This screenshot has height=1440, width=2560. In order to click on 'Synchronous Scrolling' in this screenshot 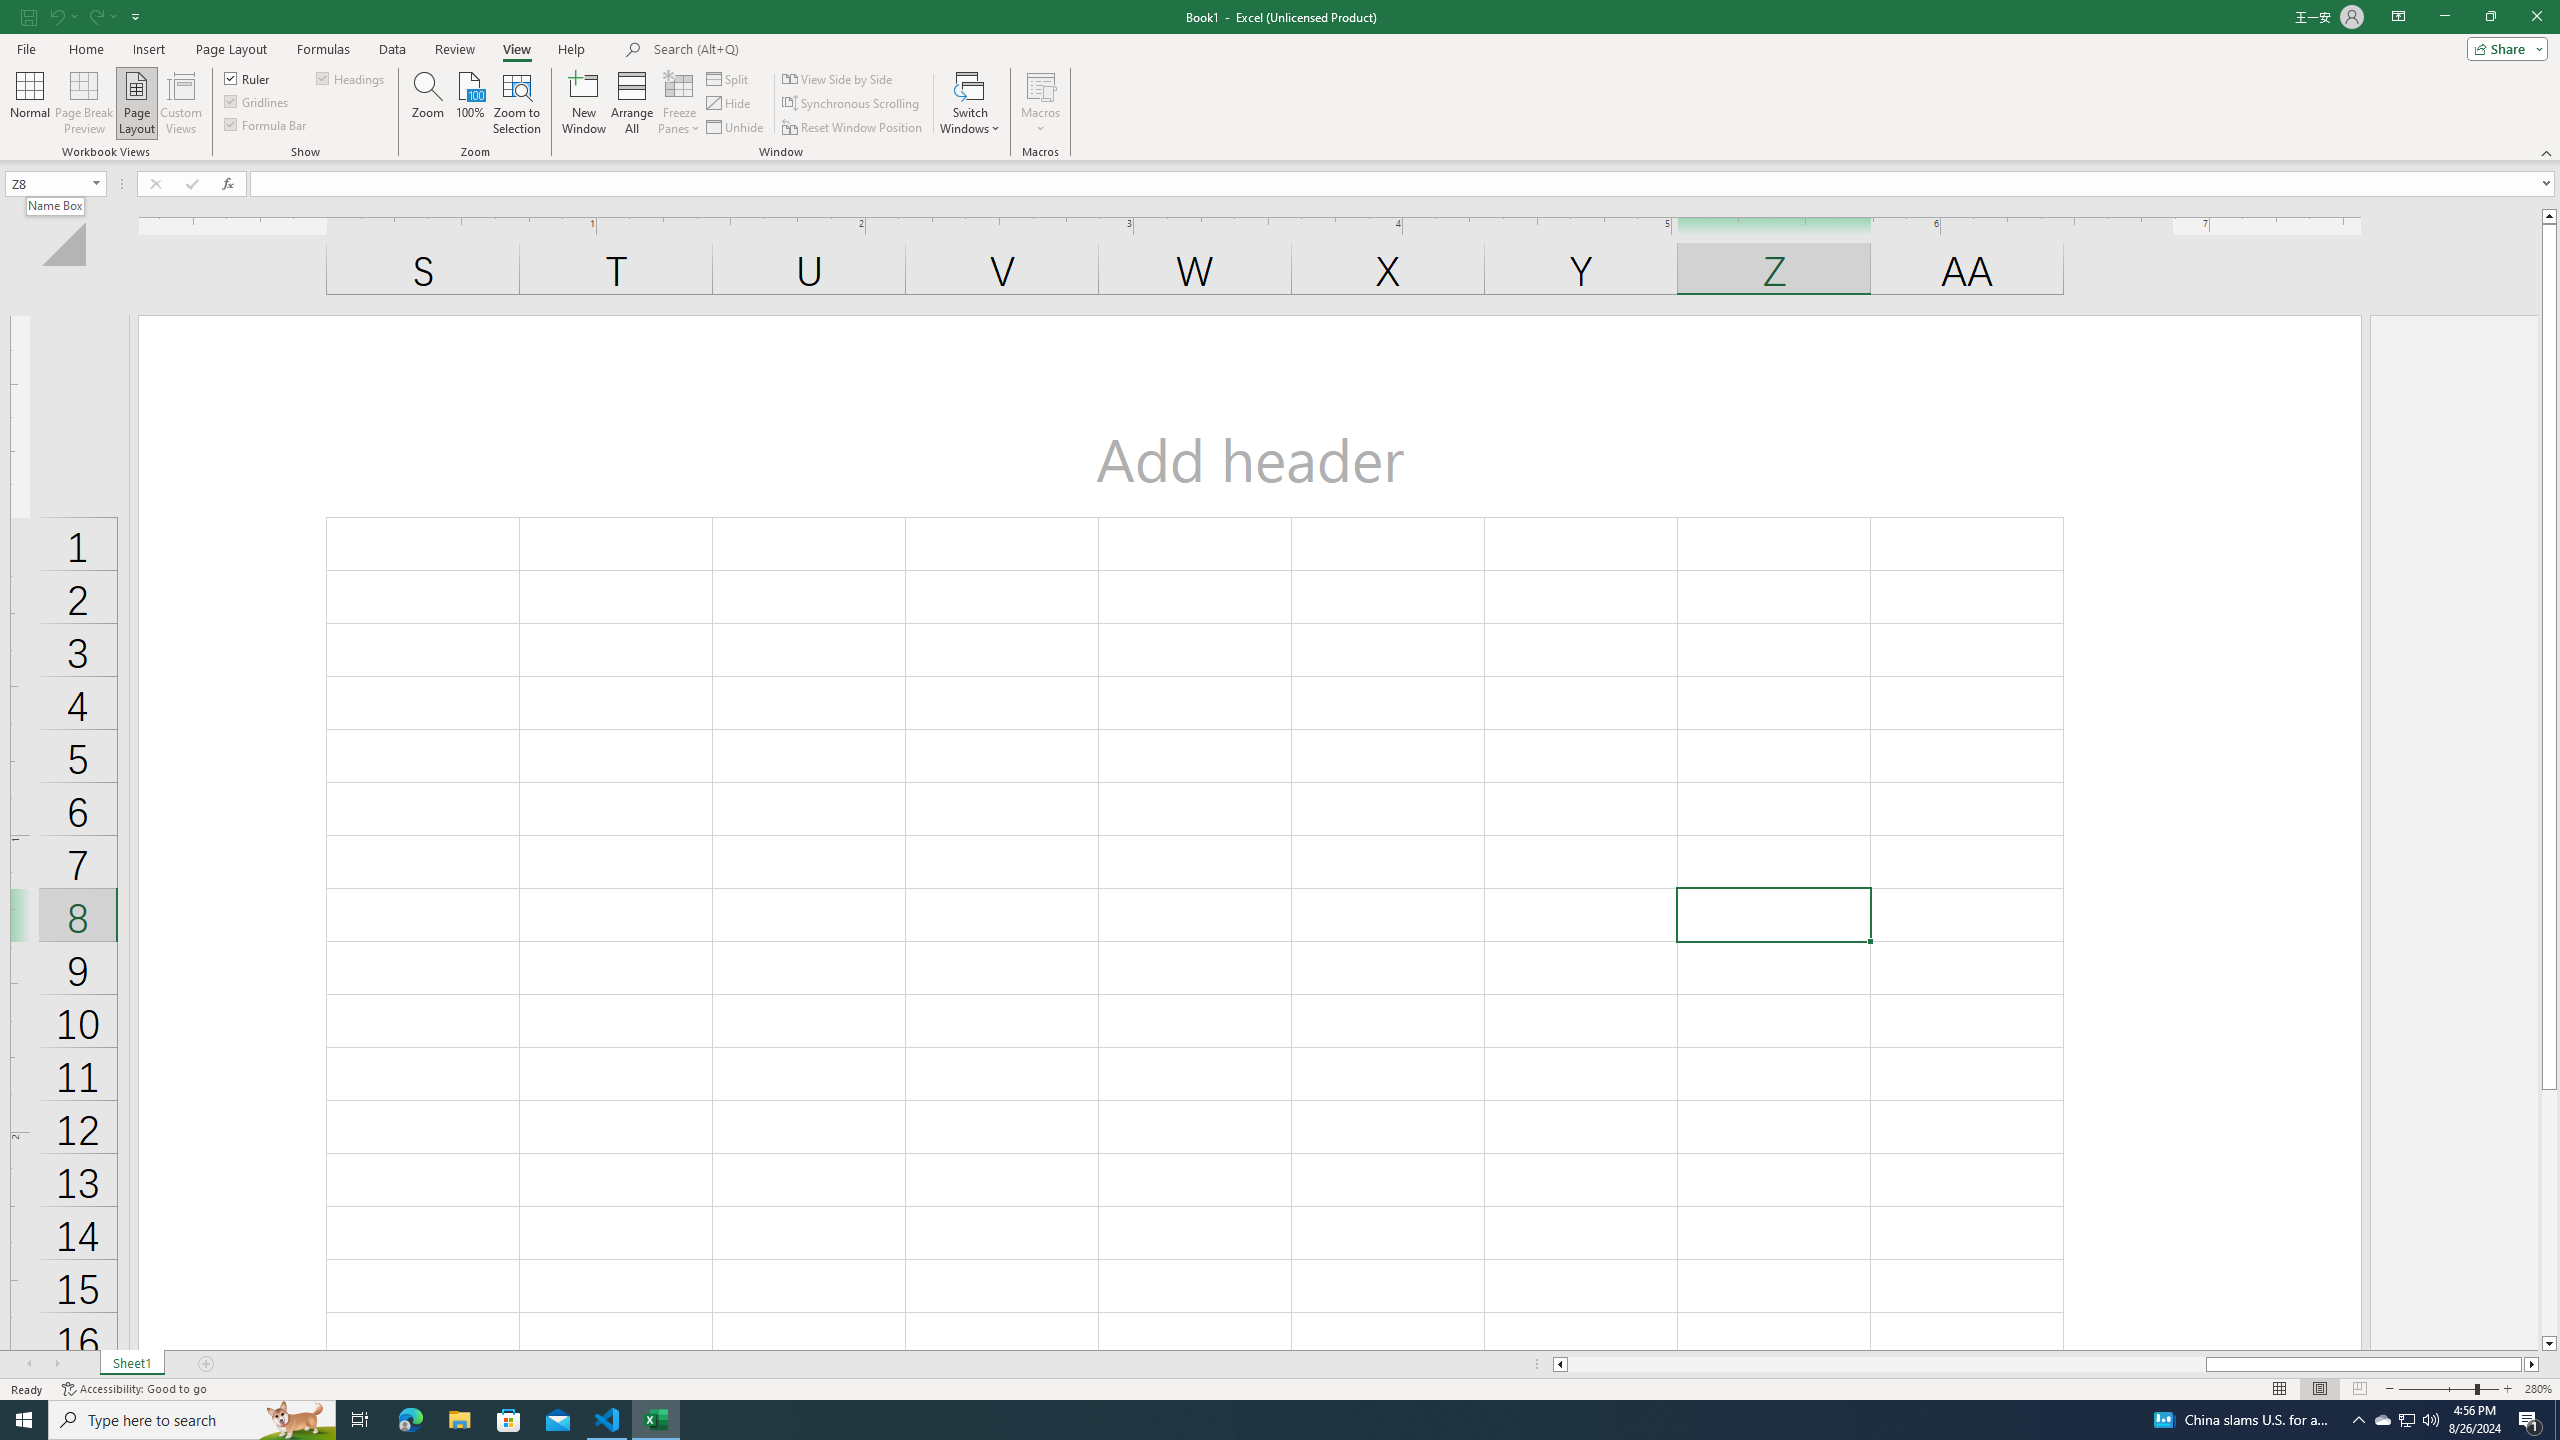, I will do `click(851, 103)`.